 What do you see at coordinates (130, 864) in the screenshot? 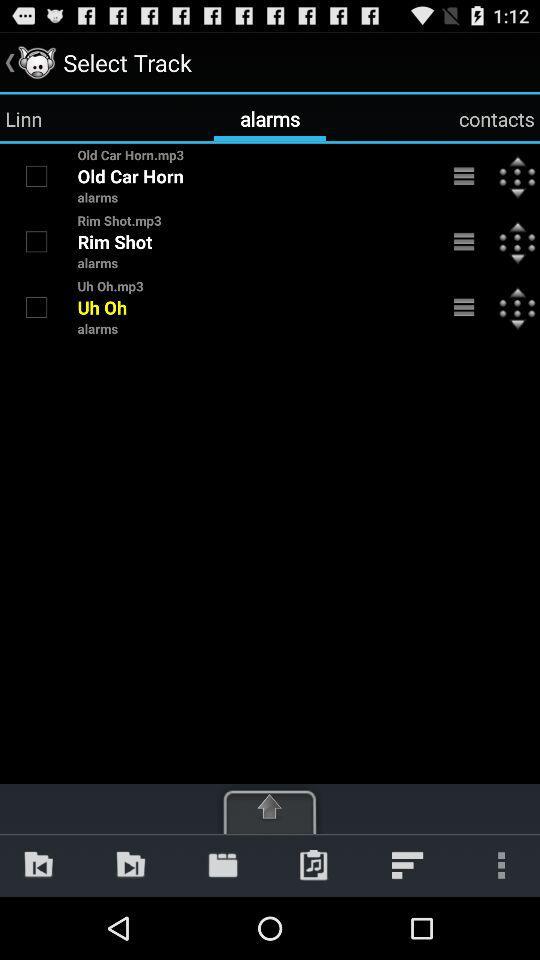
I see `icon below the alarms` at bounding box center [130, 864].